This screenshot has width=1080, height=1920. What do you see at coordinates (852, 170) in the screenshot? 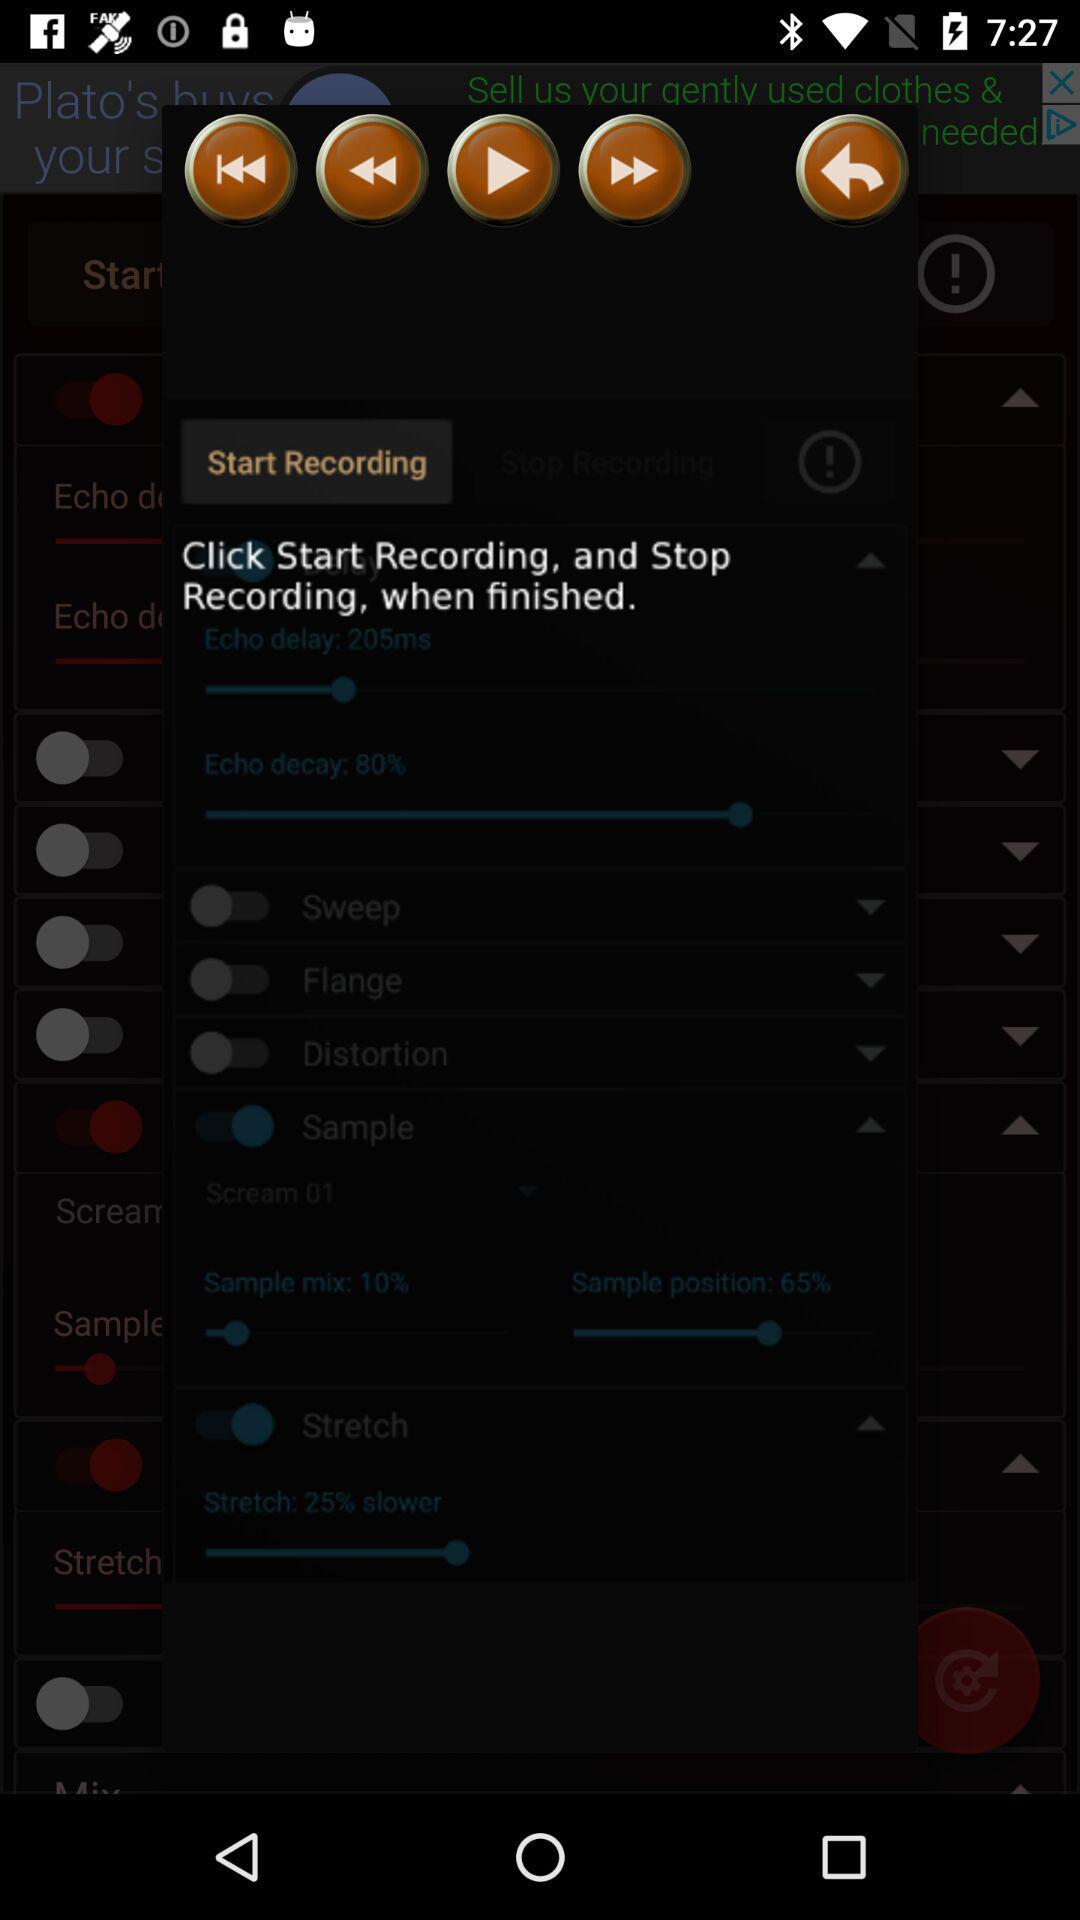
I see `go back` at bounding box center [852, 170].